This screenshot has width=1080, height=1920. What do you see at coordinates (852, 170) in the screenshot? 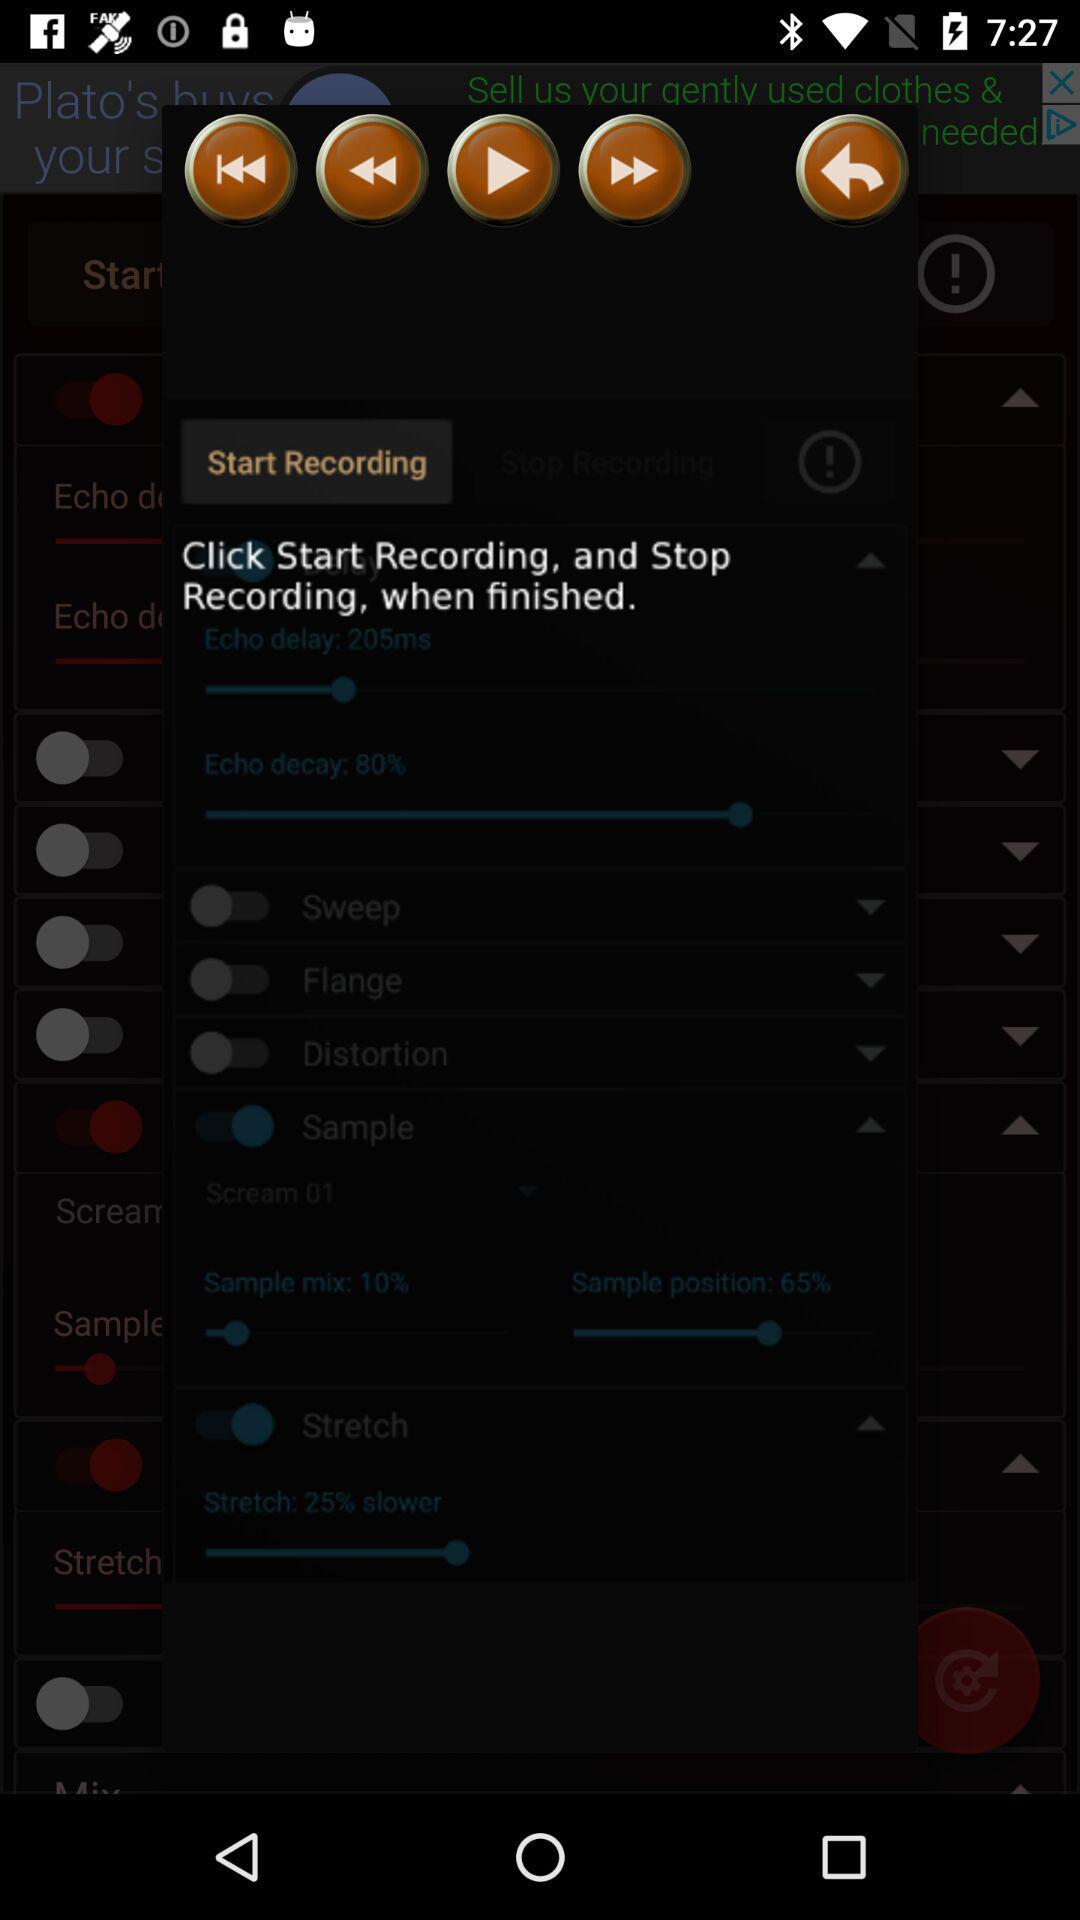
I see `go back` at bounding box center [852, 170].